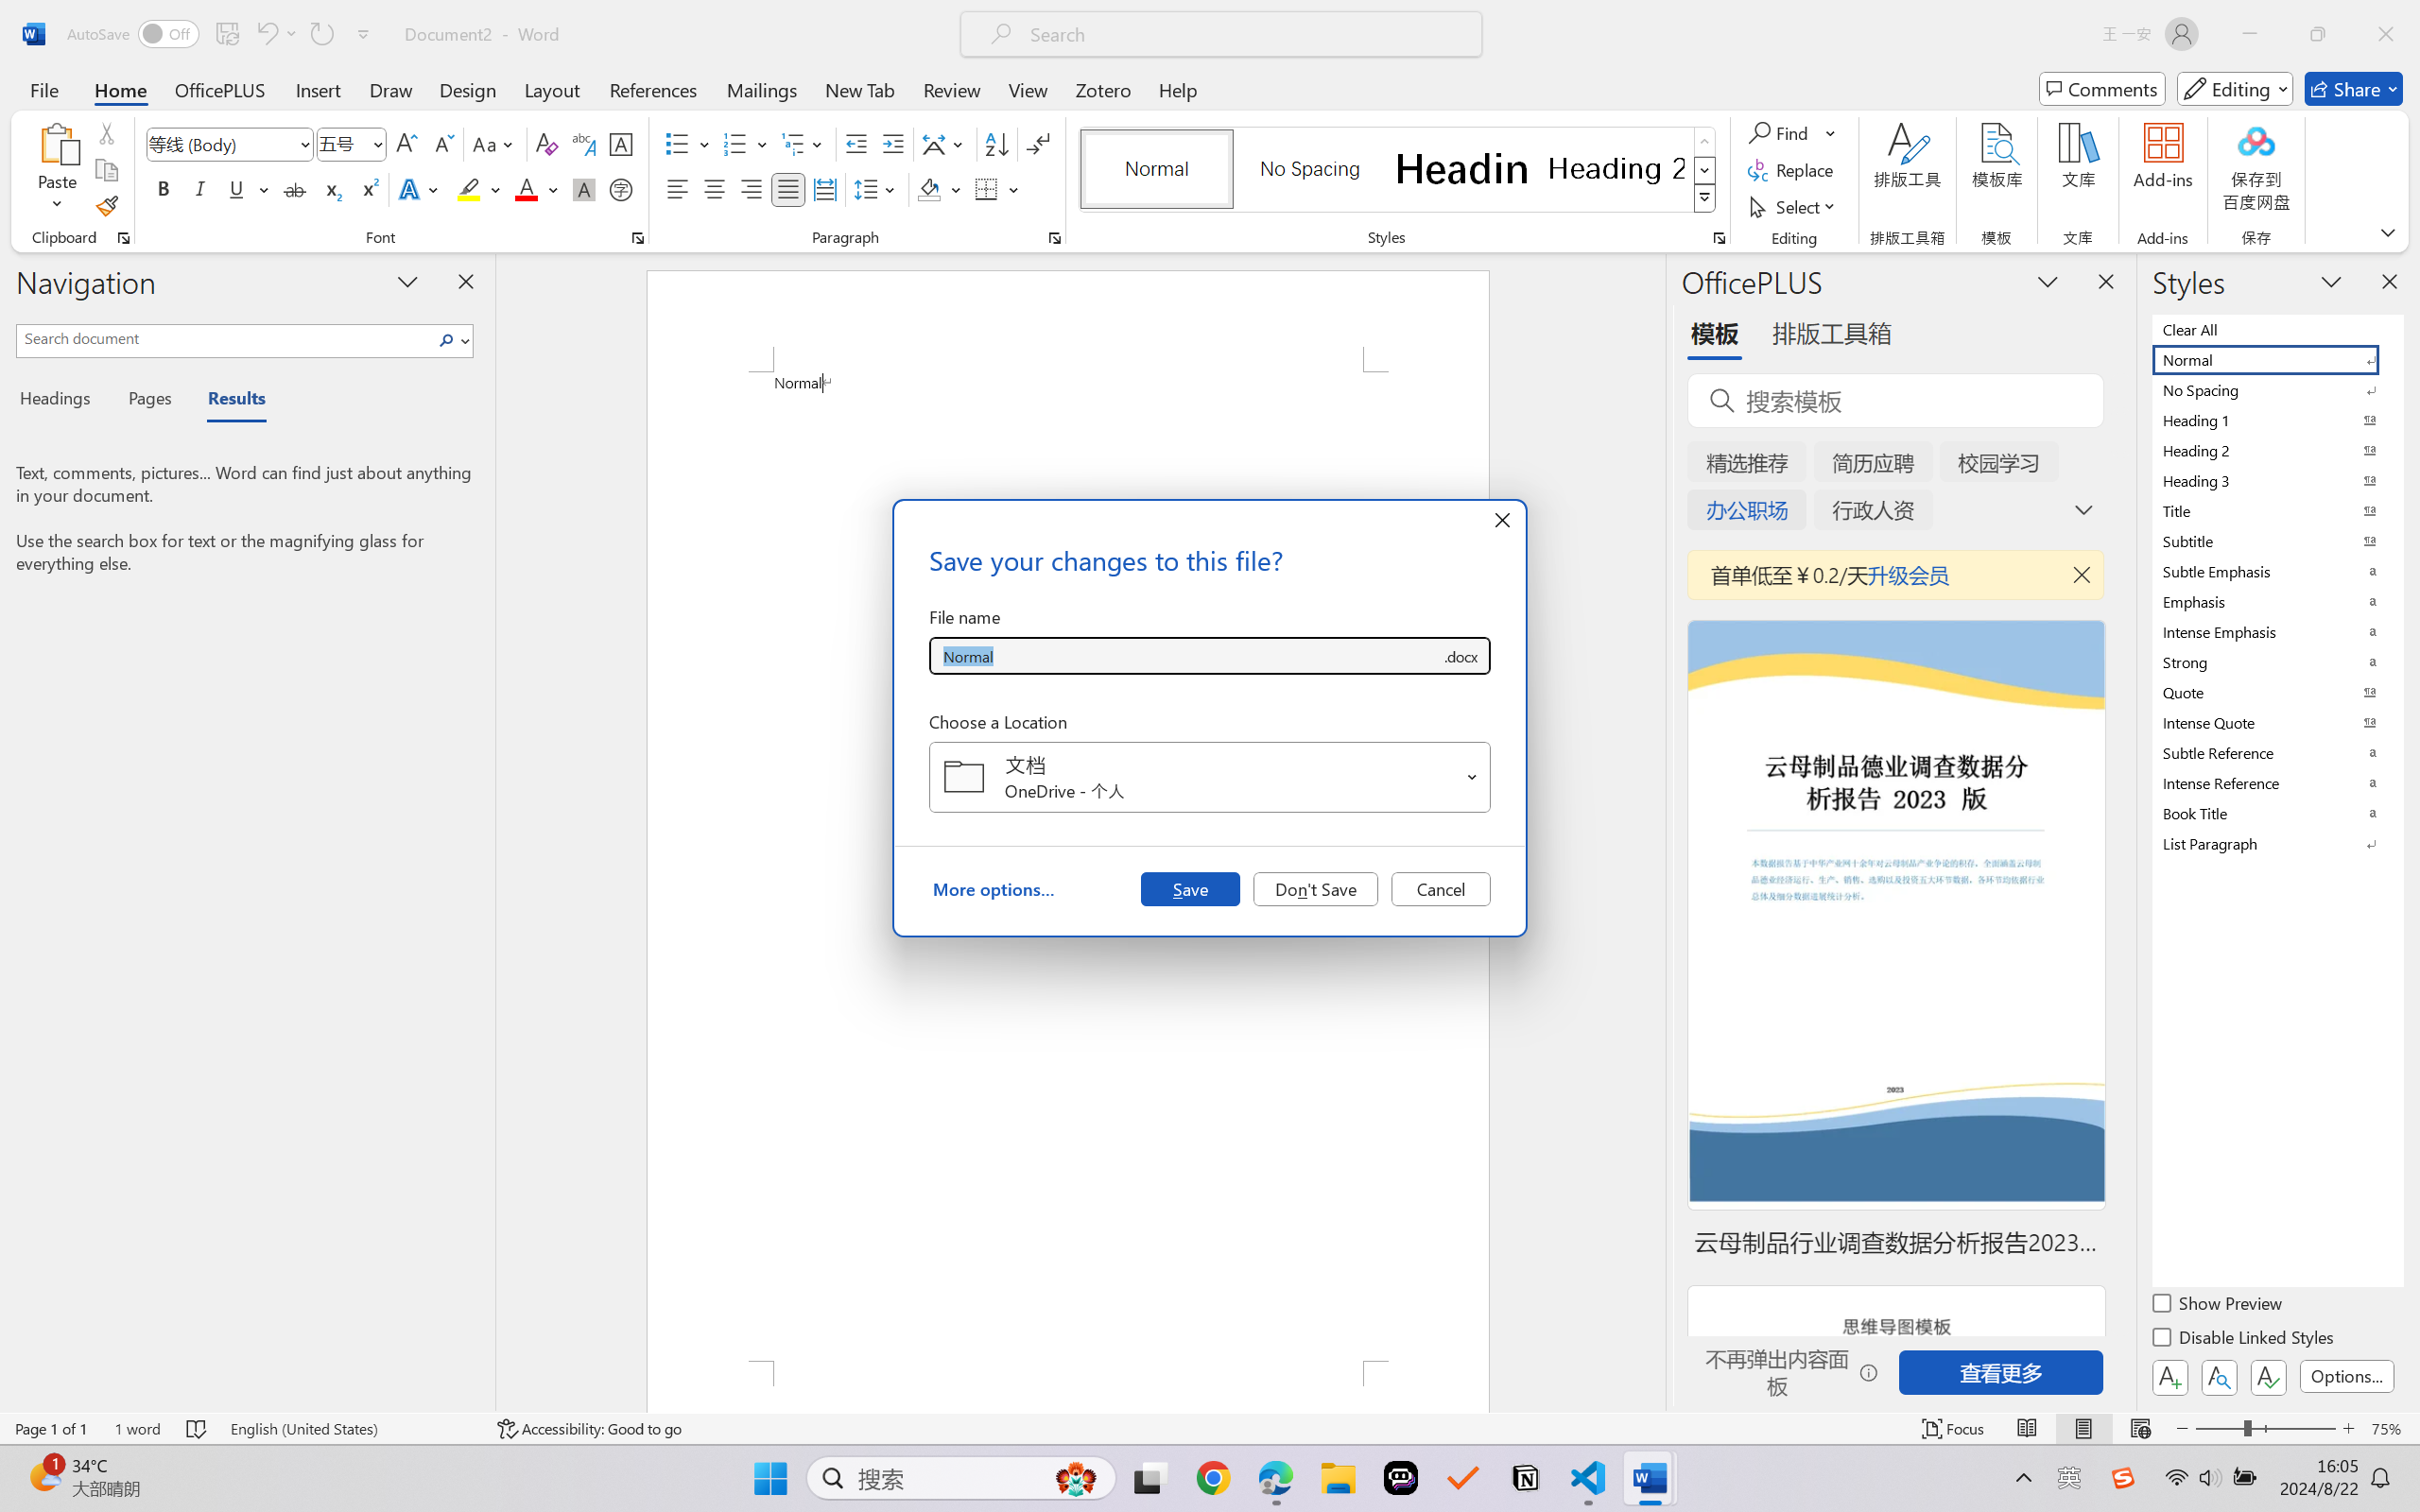 This screenshot has width=2420, height=1512. Describe the element at coordinates (220, 144) in the screenshot. I see `'Font'` at that location.